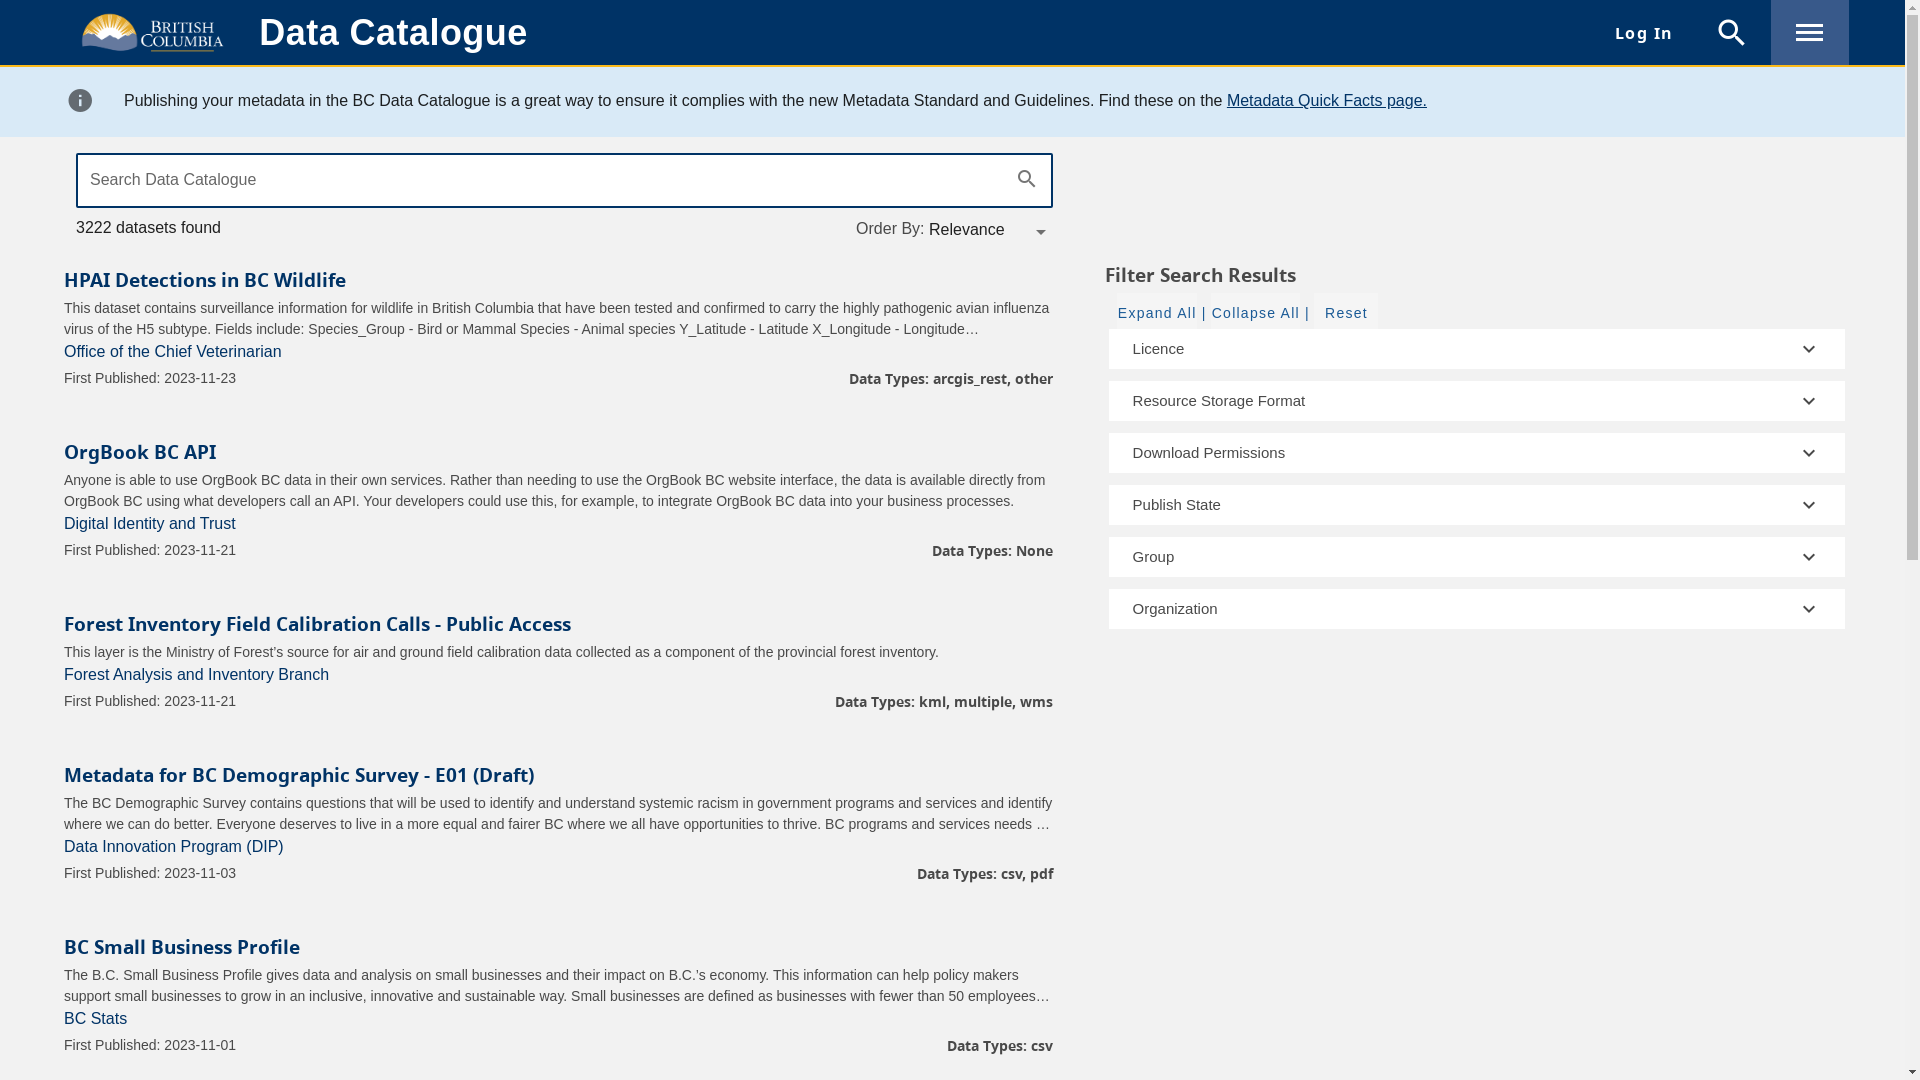 This screenshot has height=1080, width=1920. Describe the element at coordinates (1345, 312) in the screenshot. I see `'Reset'` at that location.